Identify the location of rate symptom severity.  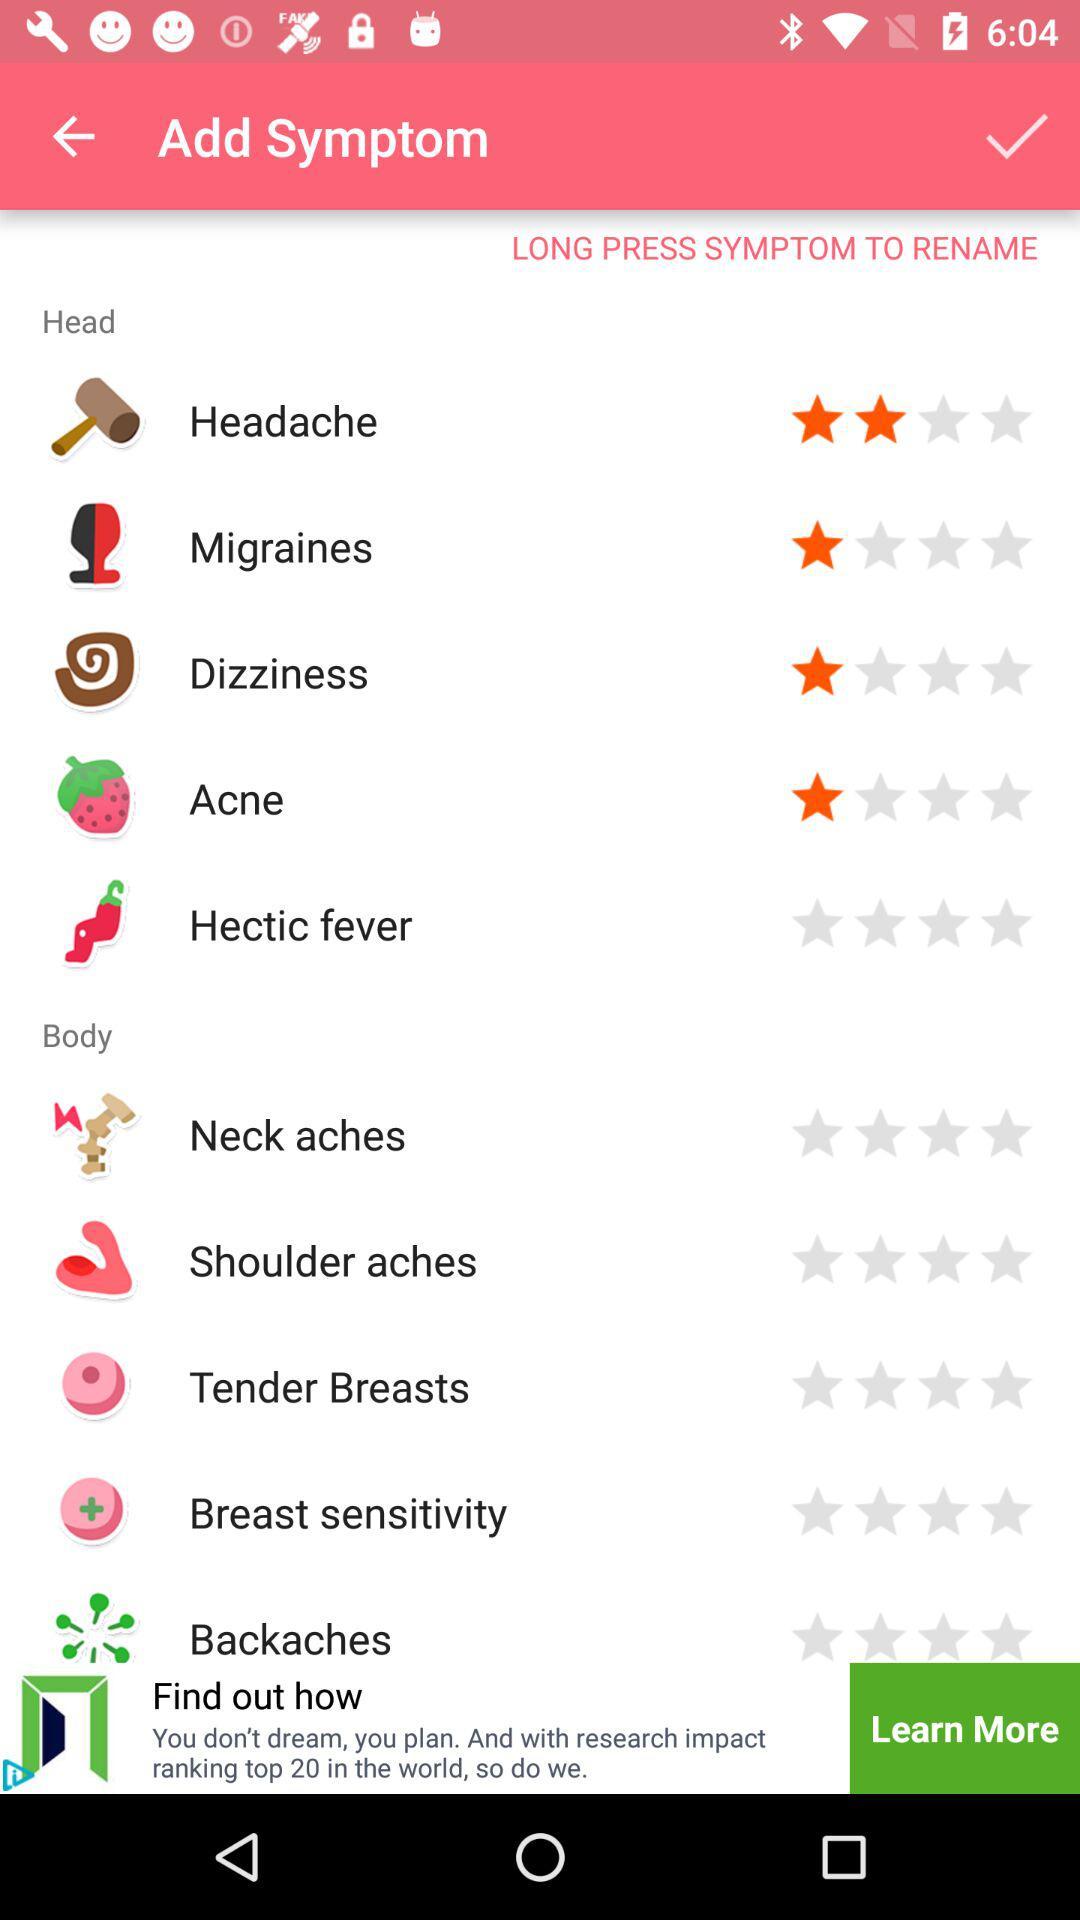
(879, 419).